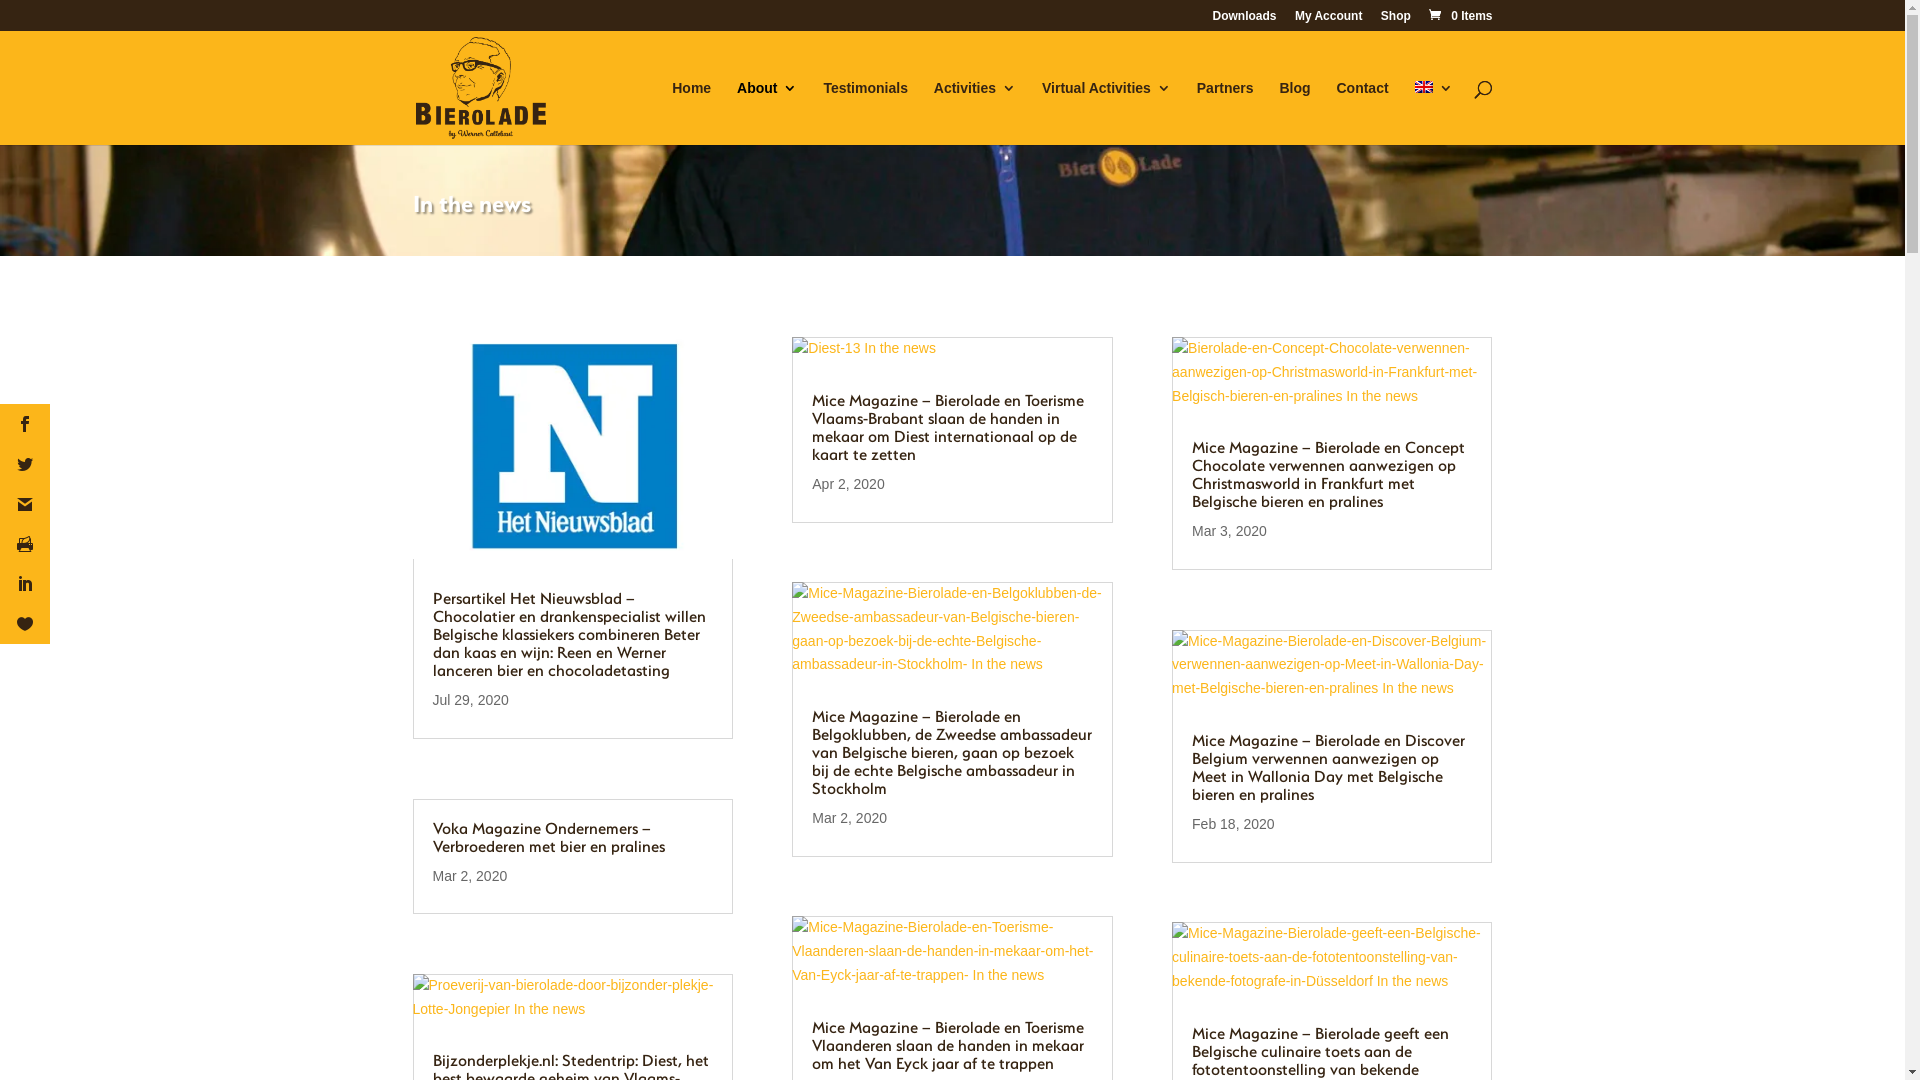 Image resolution: width=1920 pixels, height=1080 pixels. Describe the element at coordinates (1361, 112) in the screenshot. I see `'Contact'` at that location.